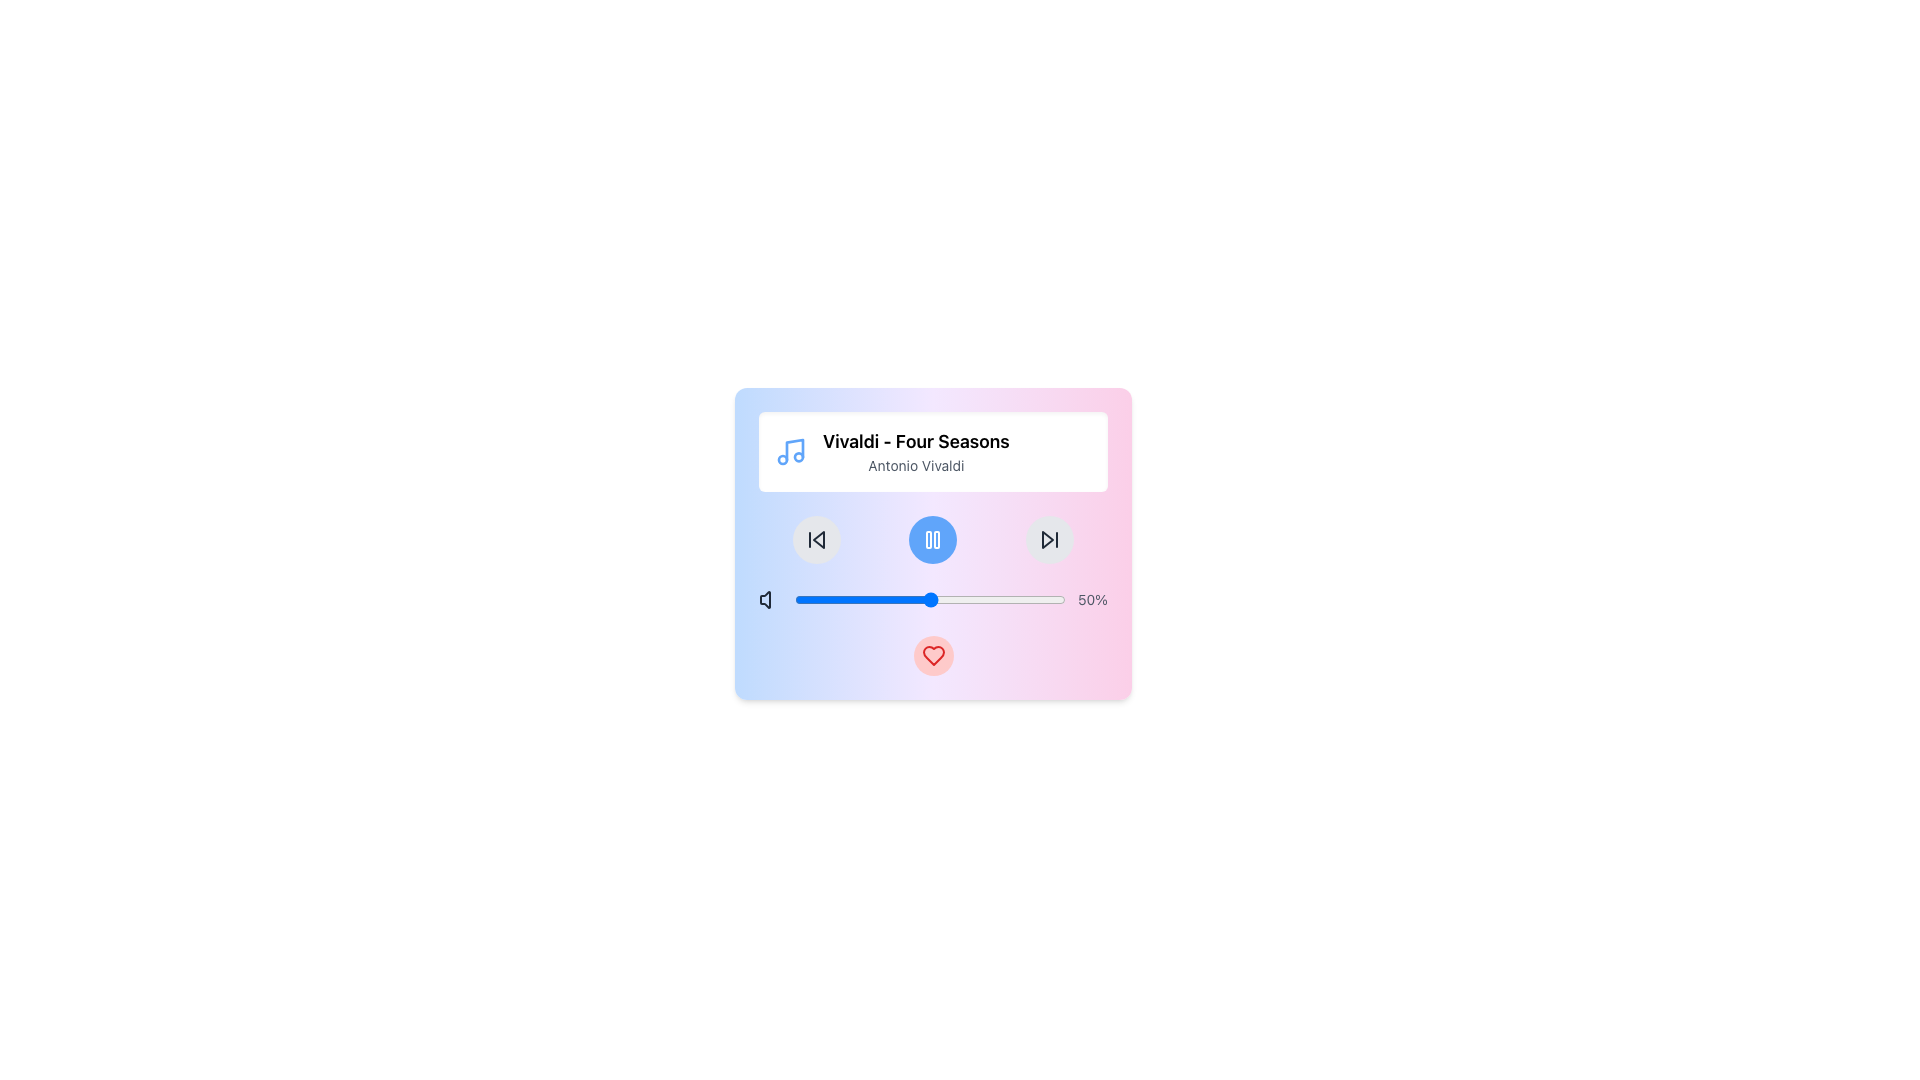  What do you see at coordinates (764, 599) in the screenshot?
I see `the speaker icon located in the bottom left area of the music player interface, which features a geometric design resembling a speaker cone` at bounding box center [764, 599].